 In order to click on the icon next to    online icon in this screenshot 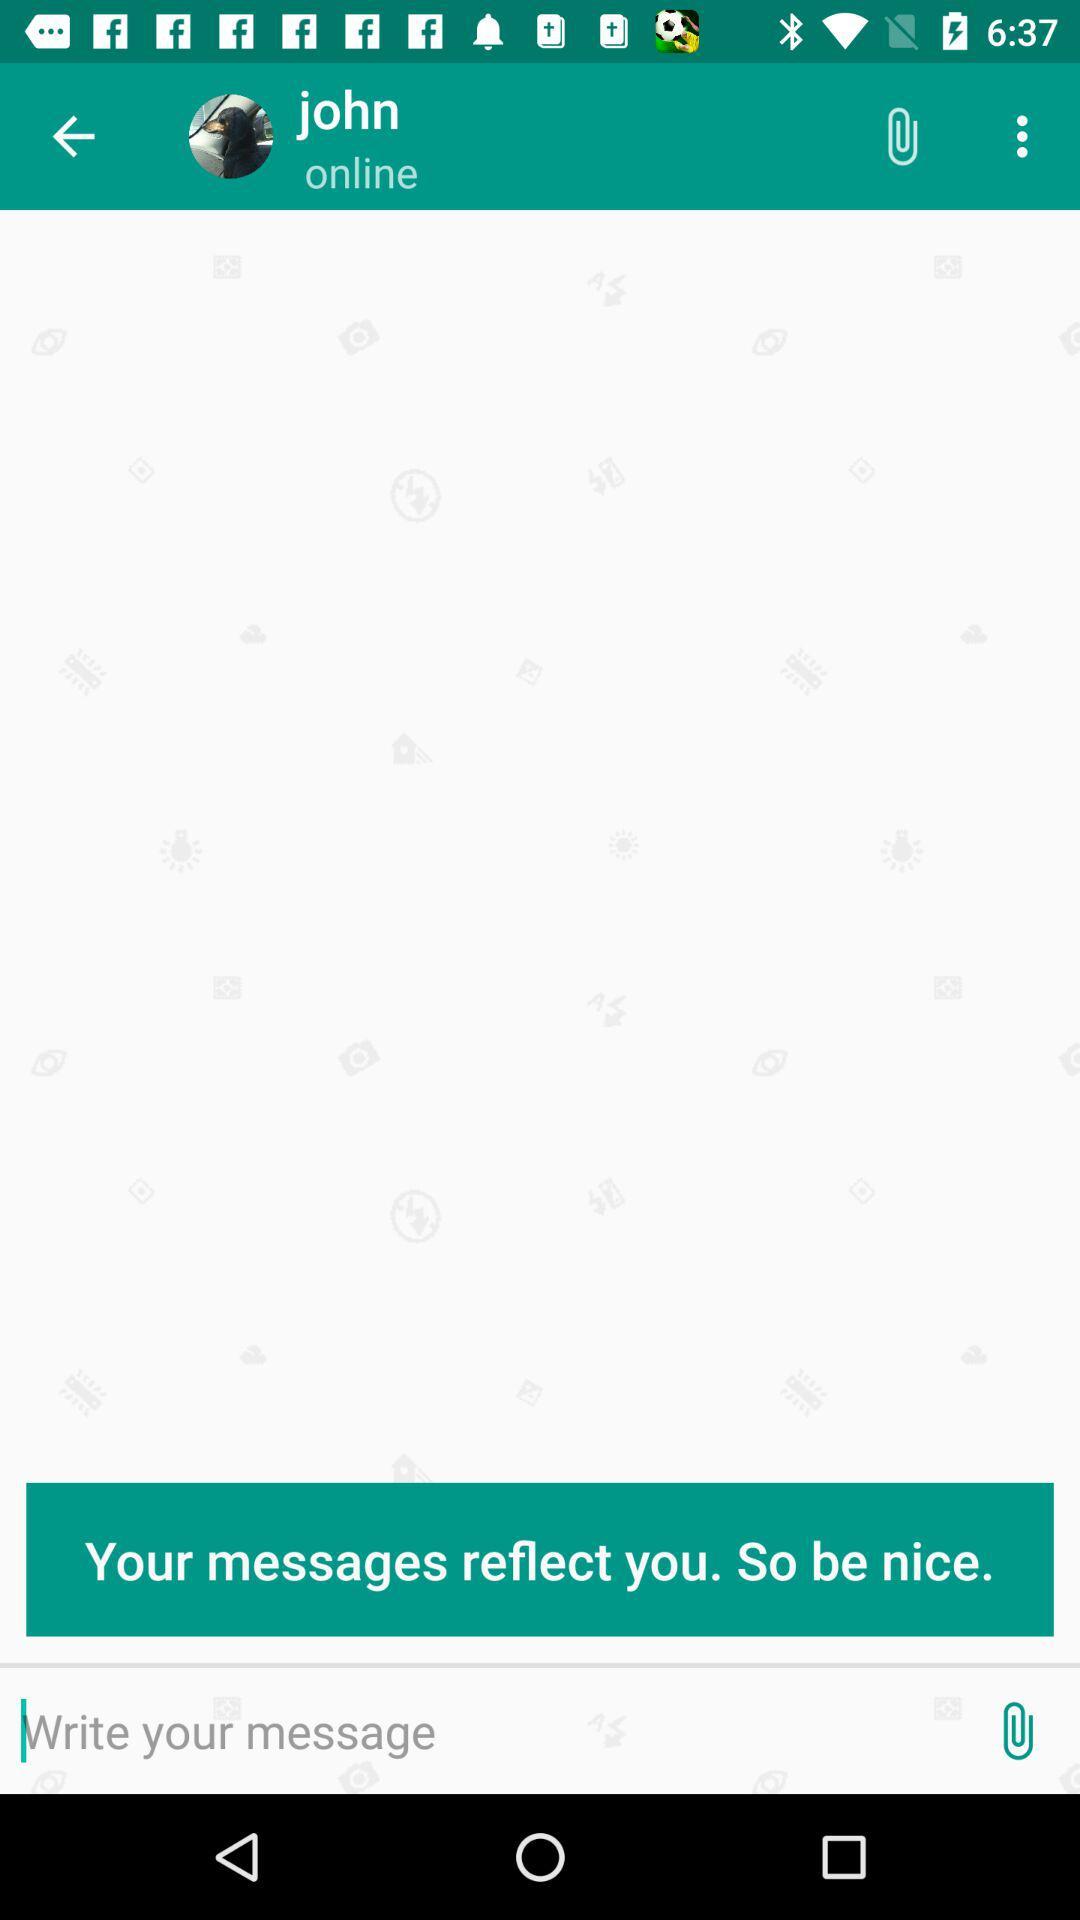, I will do `click(901, 135)`.